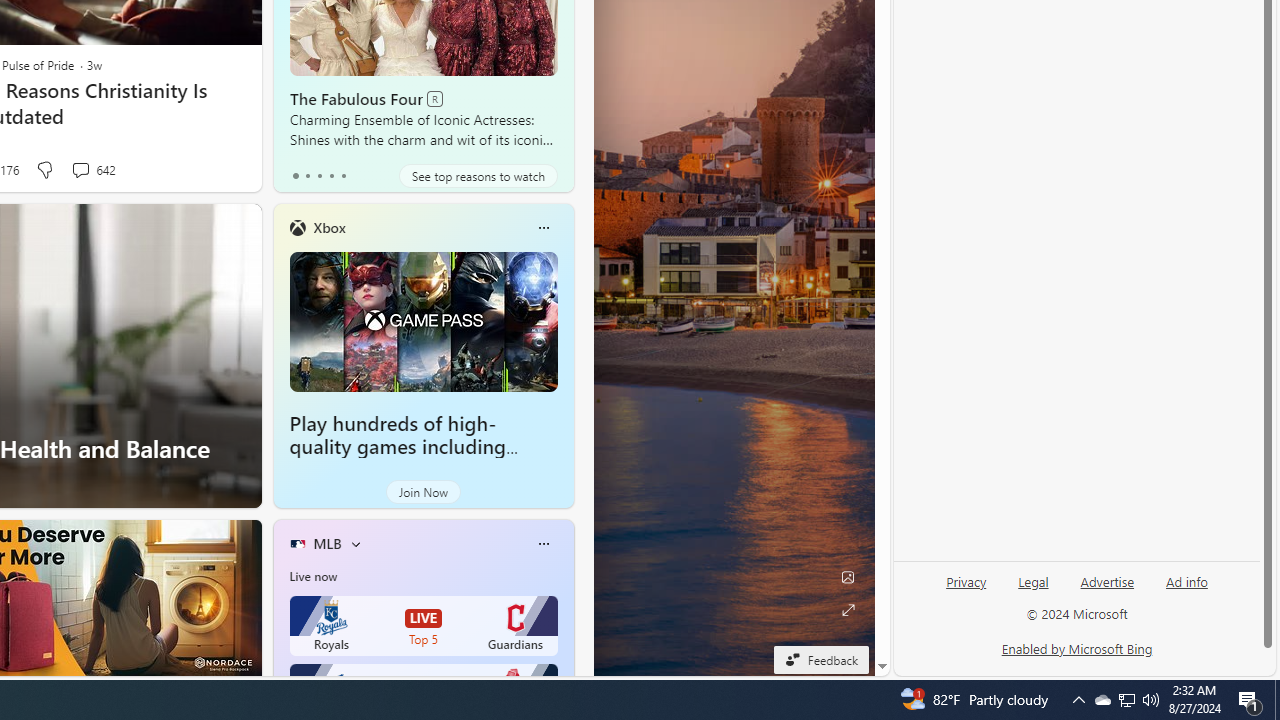 The image size is (1280, 720). Describe the element at coordinates (327, 543) in the screenshot. I see `'MLB'` at that location.